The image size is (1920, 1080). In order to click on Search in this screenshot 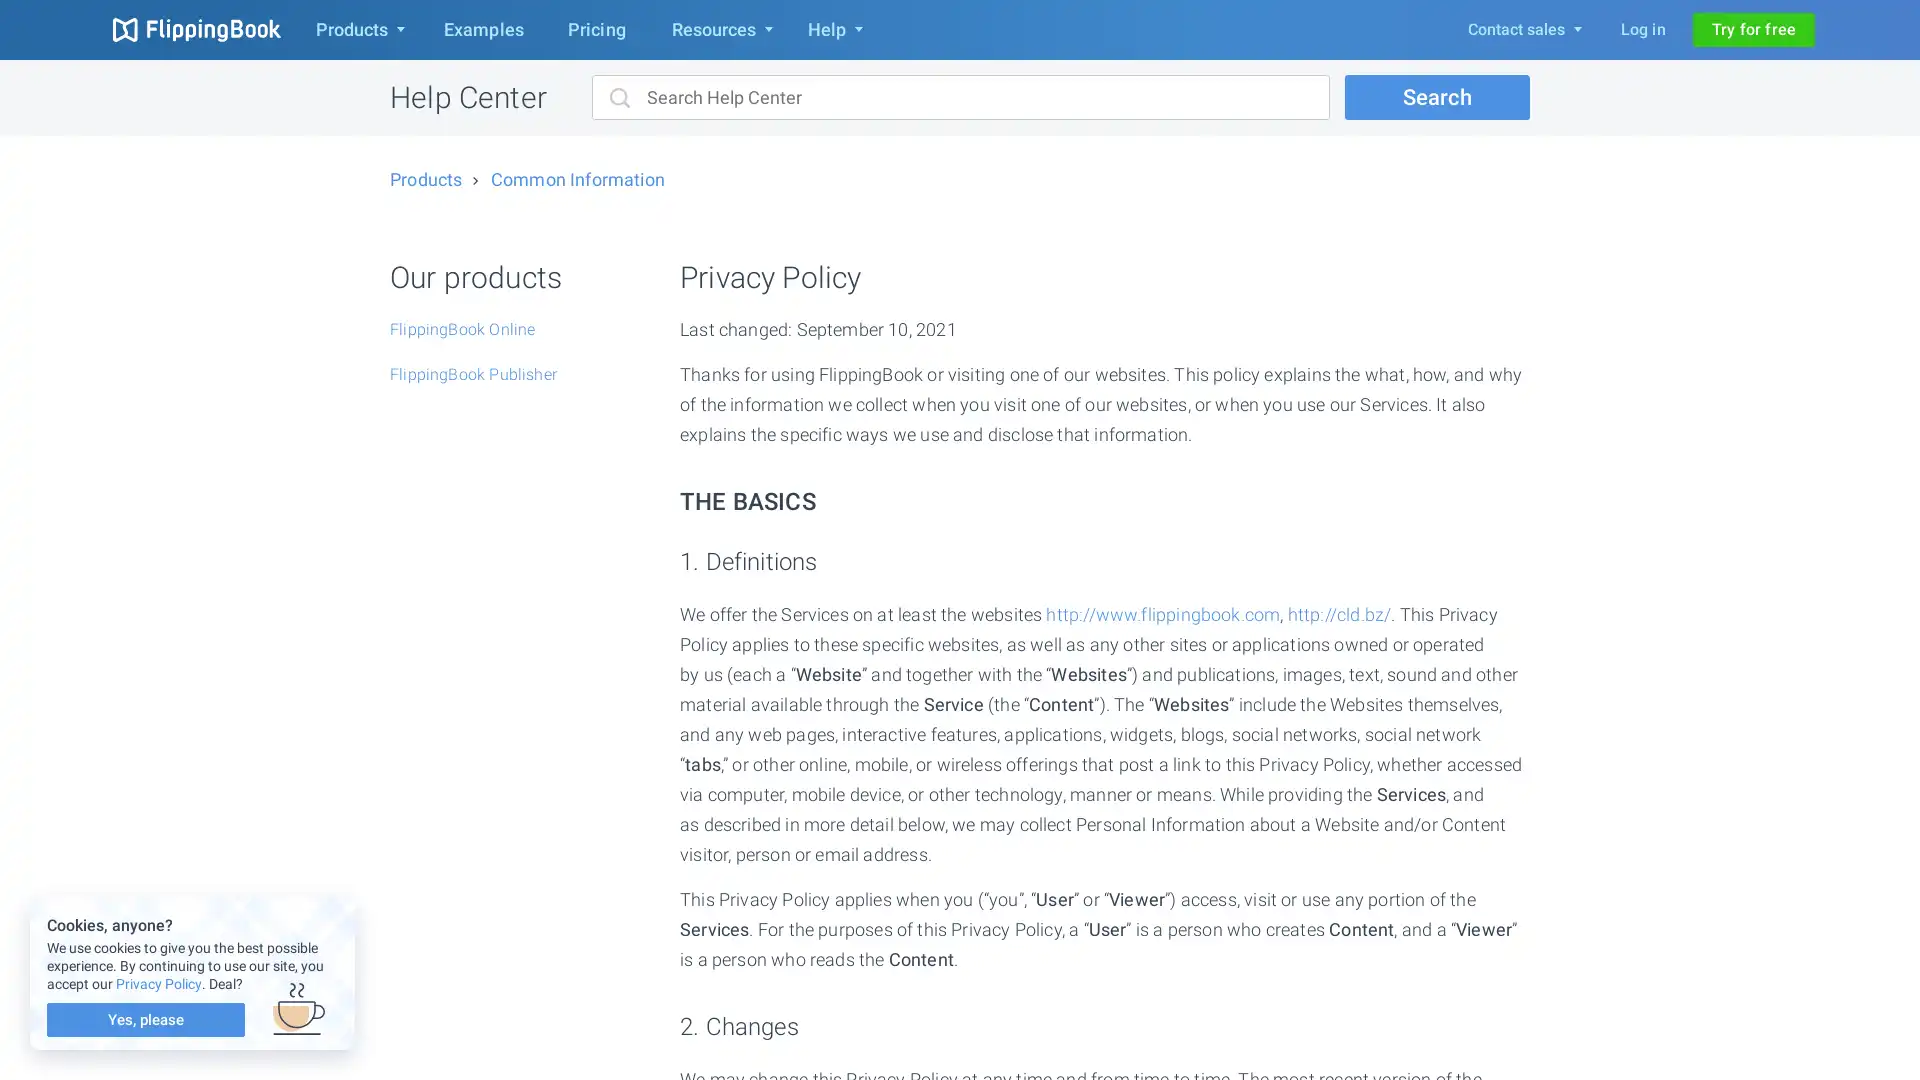, I will do `click(1436, 97)`.